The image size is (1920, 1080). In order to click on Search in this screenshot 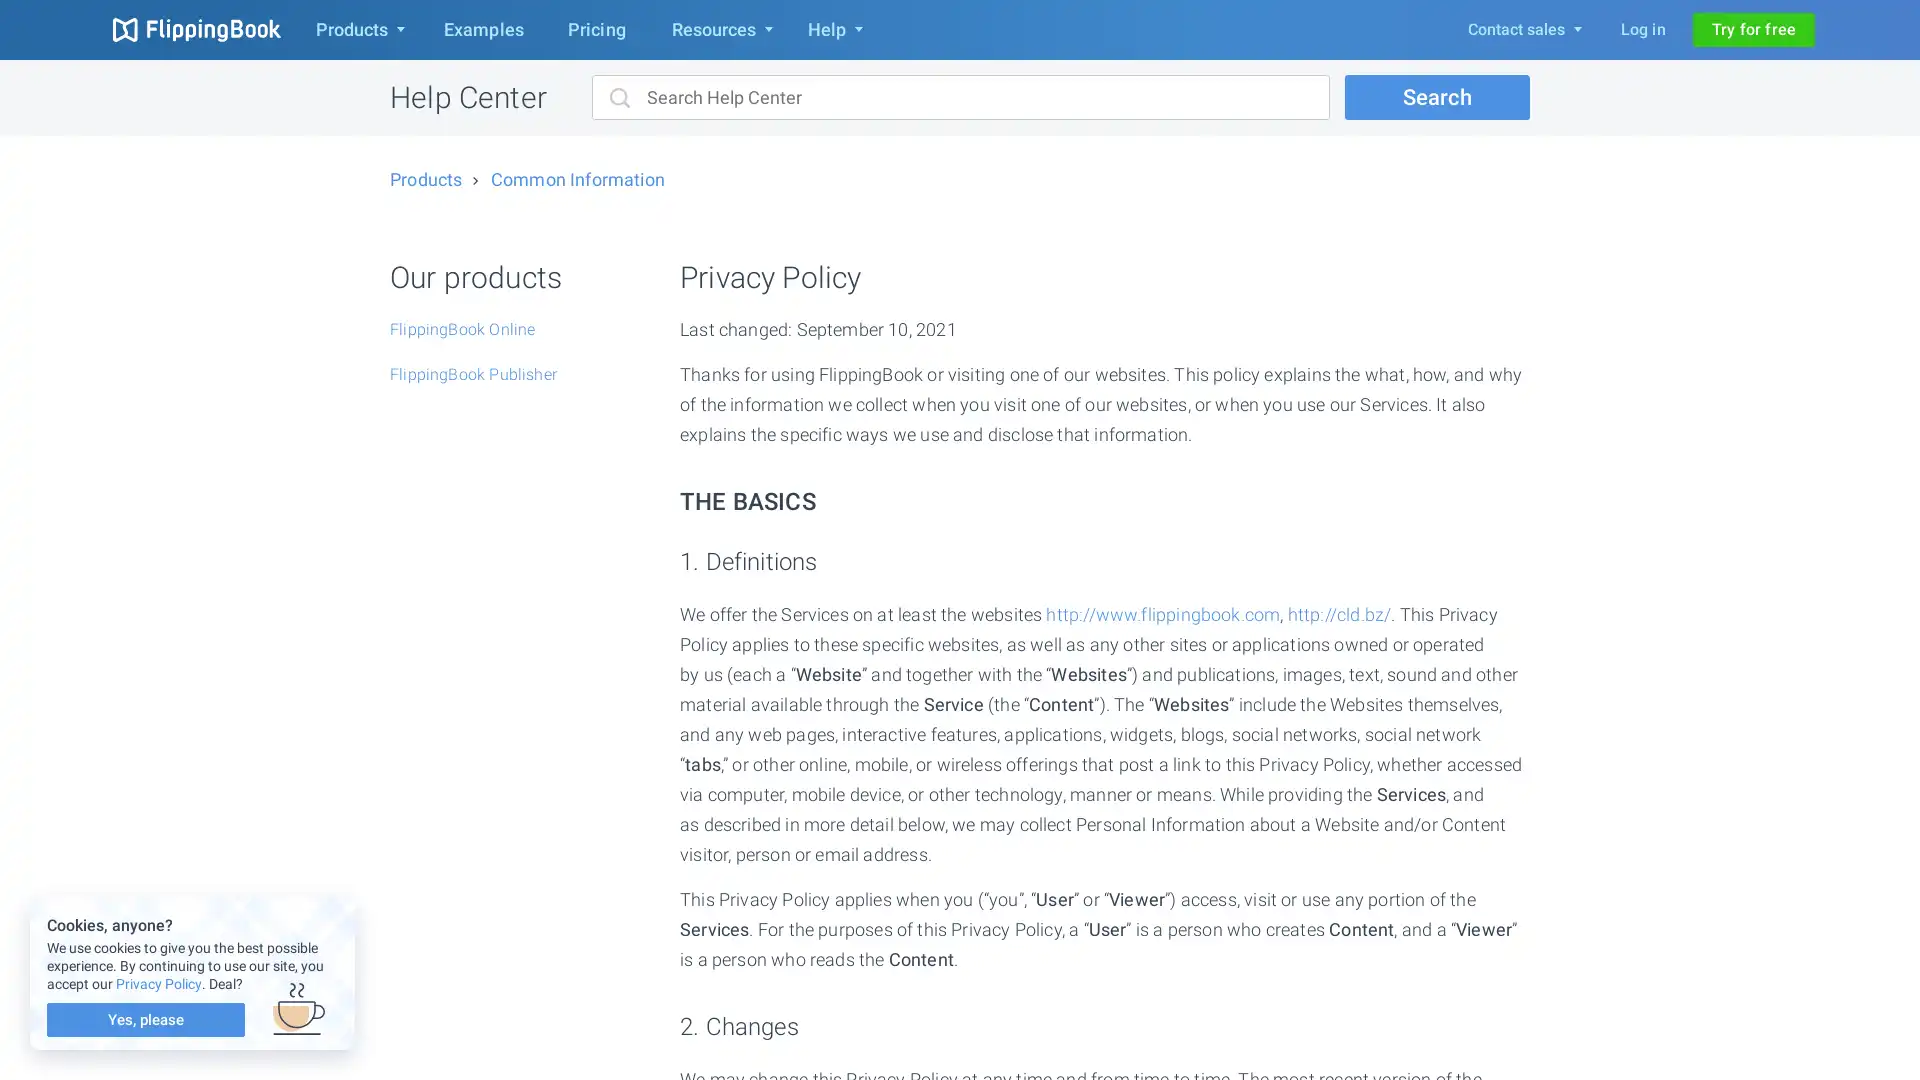, I will do `click(1436, 97)`.